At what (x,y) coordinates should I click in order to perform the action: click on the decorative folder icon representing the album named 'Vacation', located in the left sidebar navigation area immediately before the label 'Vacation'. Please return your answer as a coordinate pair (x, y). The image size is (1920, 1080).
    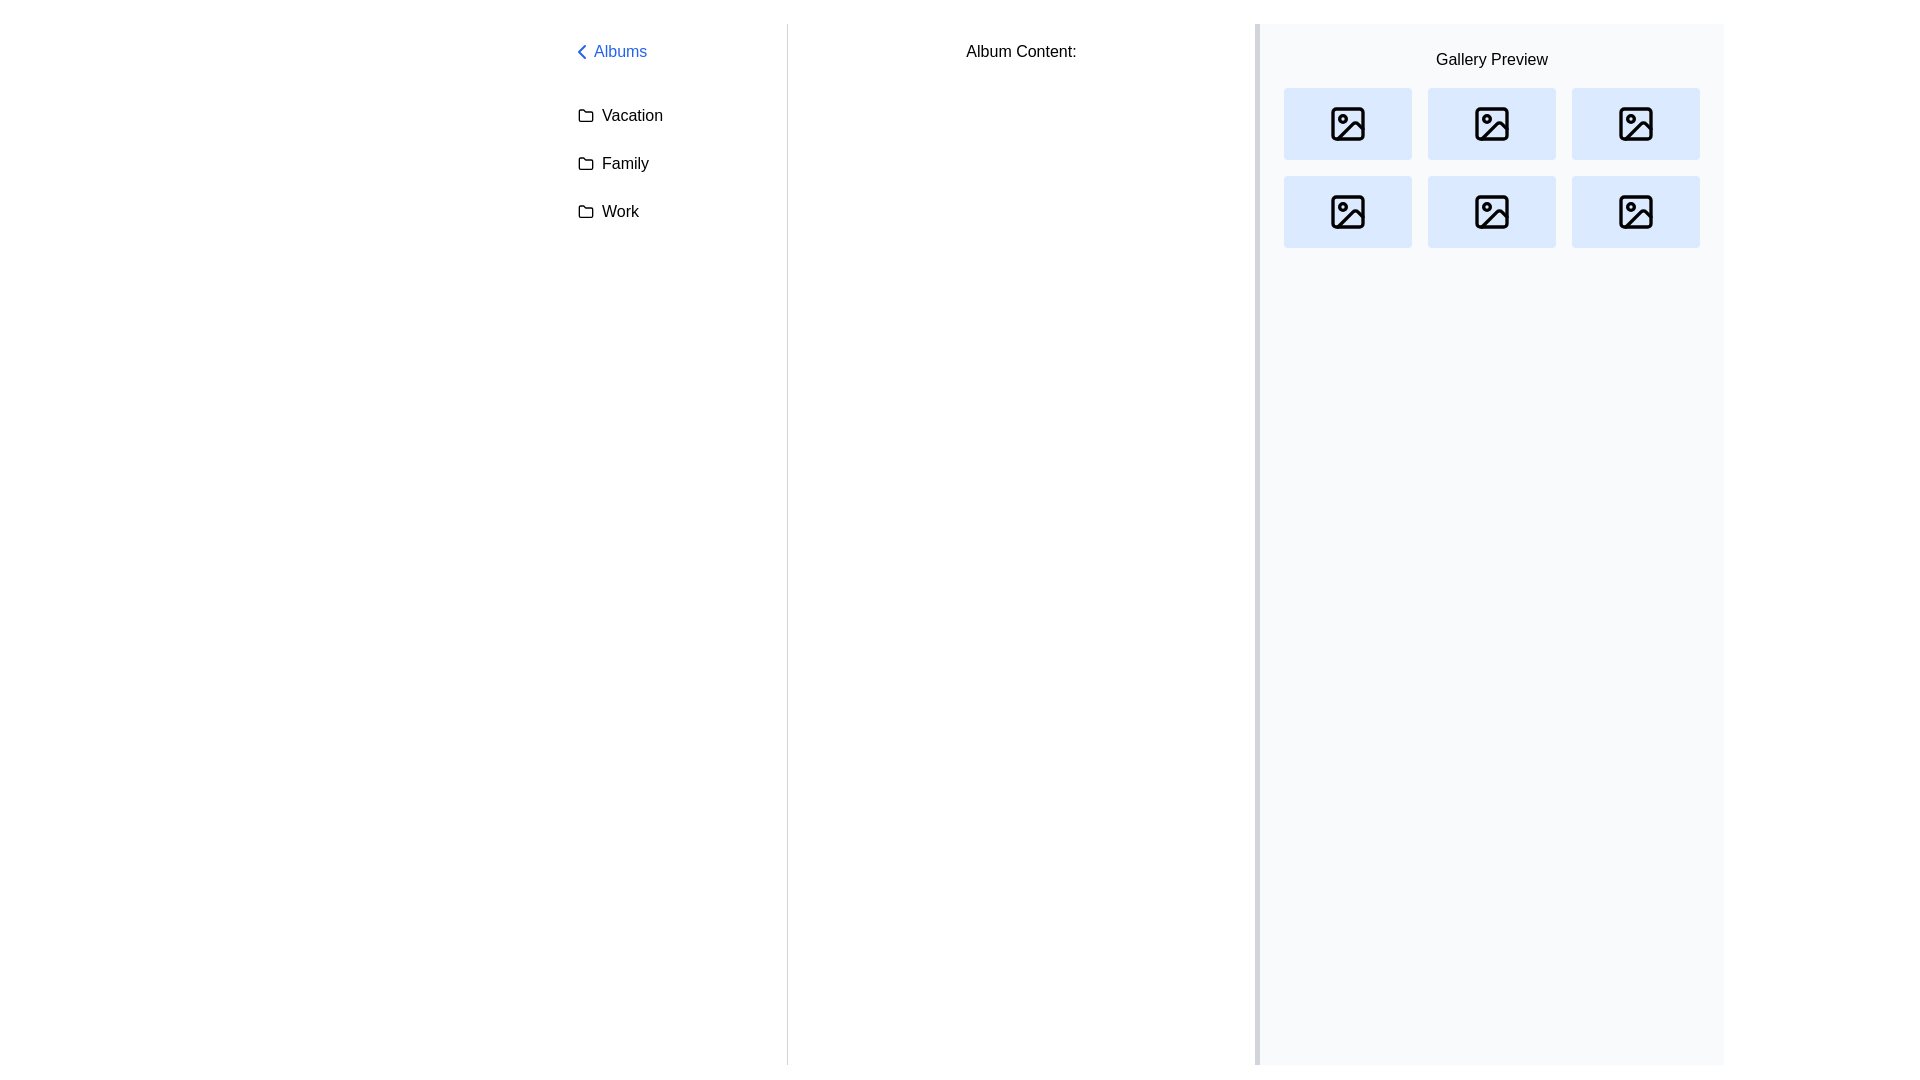
    Looking at the image, I should click on (584, 115).